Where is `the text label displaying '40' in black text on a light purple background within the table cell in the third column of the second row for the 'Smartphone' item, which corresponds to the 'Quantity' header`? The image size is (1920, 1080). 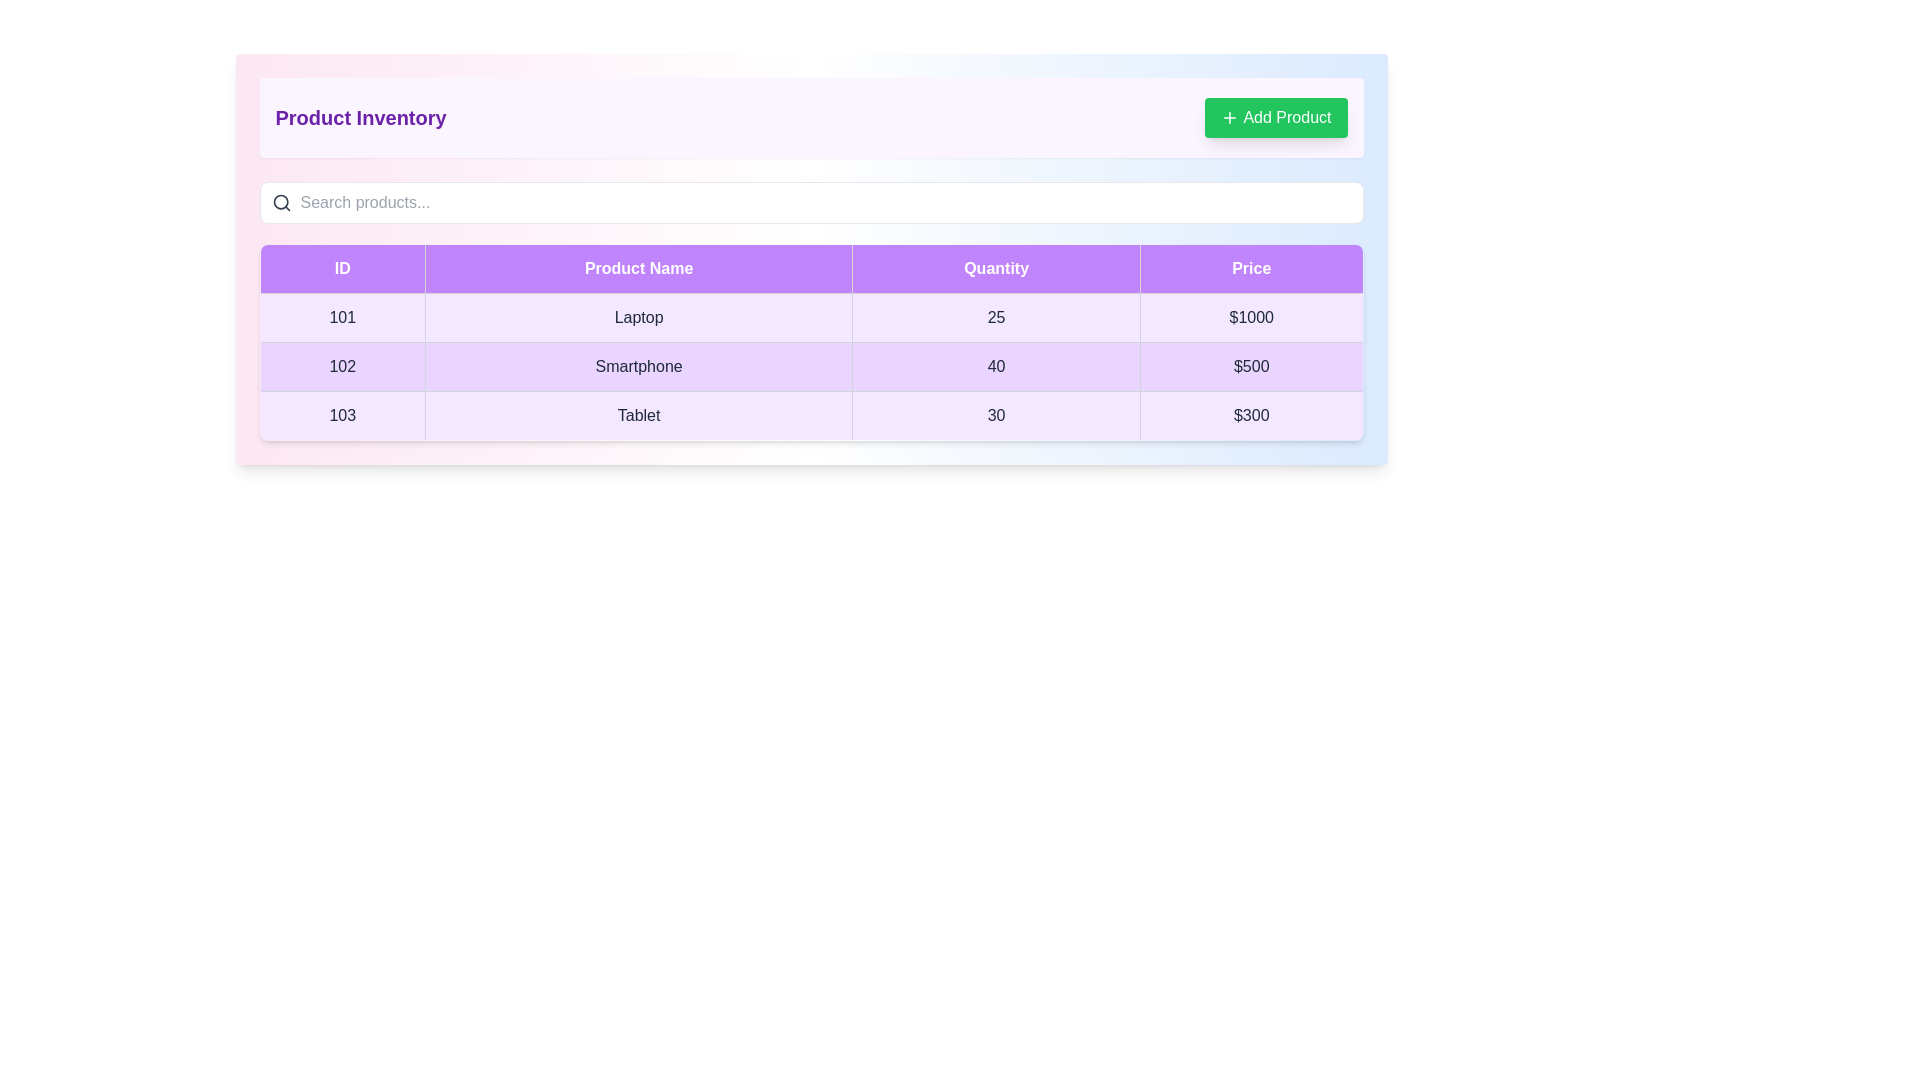
the text label displaying '40' in black text on a light purple background within the table cell in the third column of the second row for the 'Smartphone' item, which corresponds to the 'Quantity' header is located at coordinates (996, 366).